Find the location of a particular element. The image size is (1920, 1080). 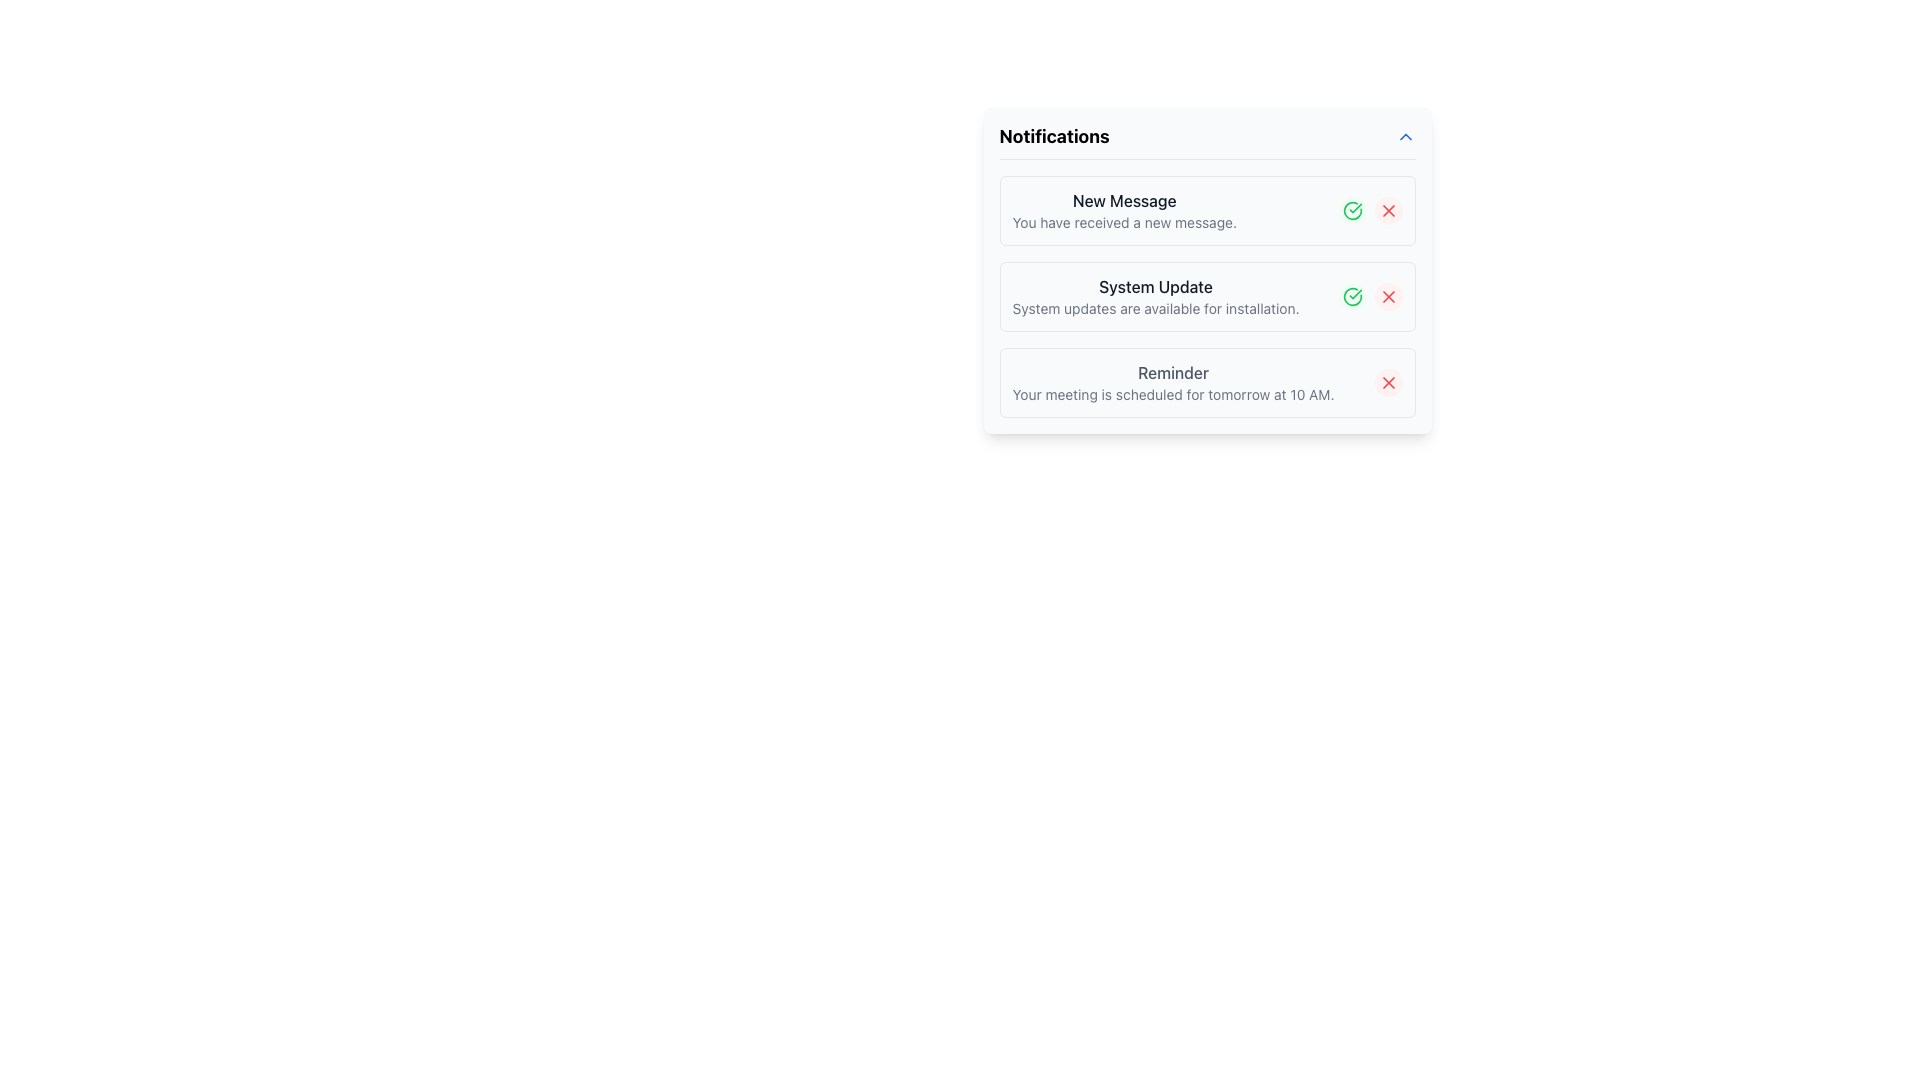

the 'Reminder' text element which is prominently positioned as a heading in gray color above the body text of the notification is located at coordinates (1173, 373).